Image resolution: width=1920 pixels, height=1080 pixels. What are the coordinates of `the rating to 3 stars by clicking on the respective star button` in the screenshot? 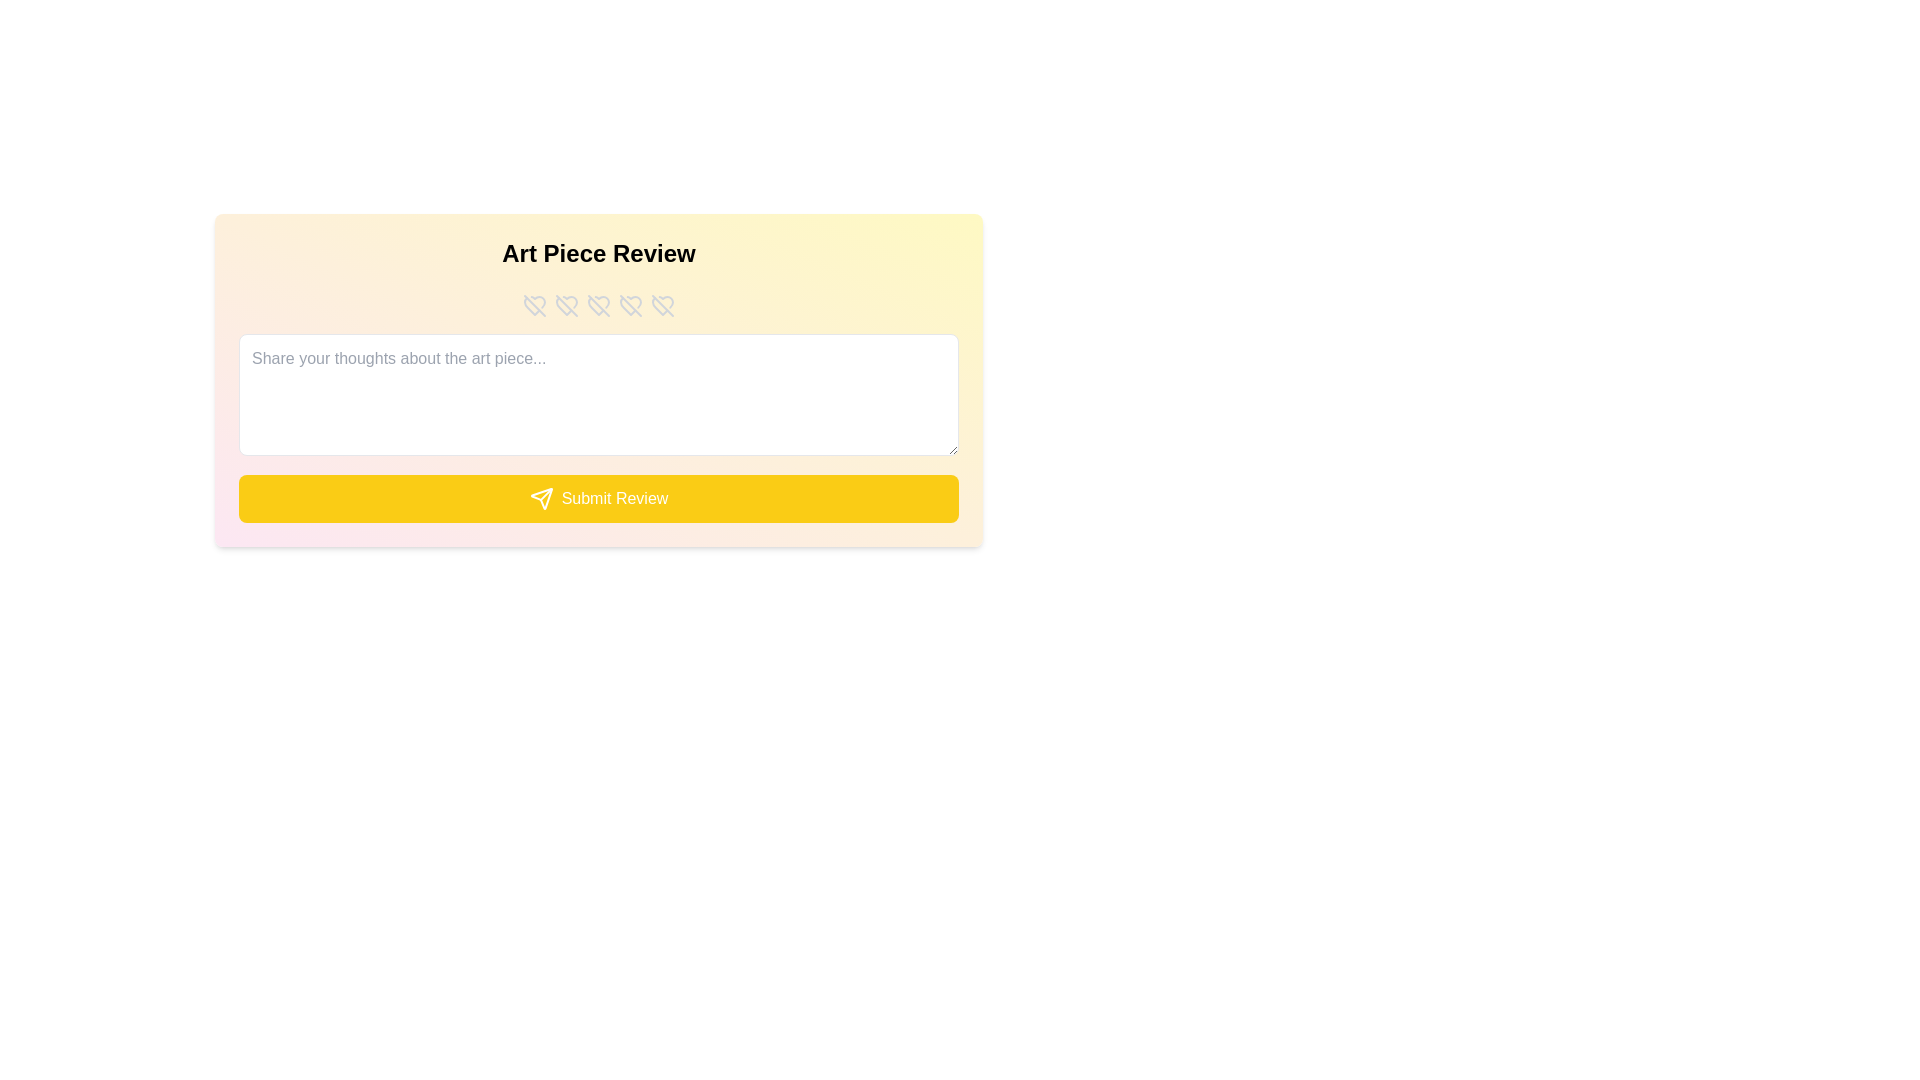 It's located at (598, 305).